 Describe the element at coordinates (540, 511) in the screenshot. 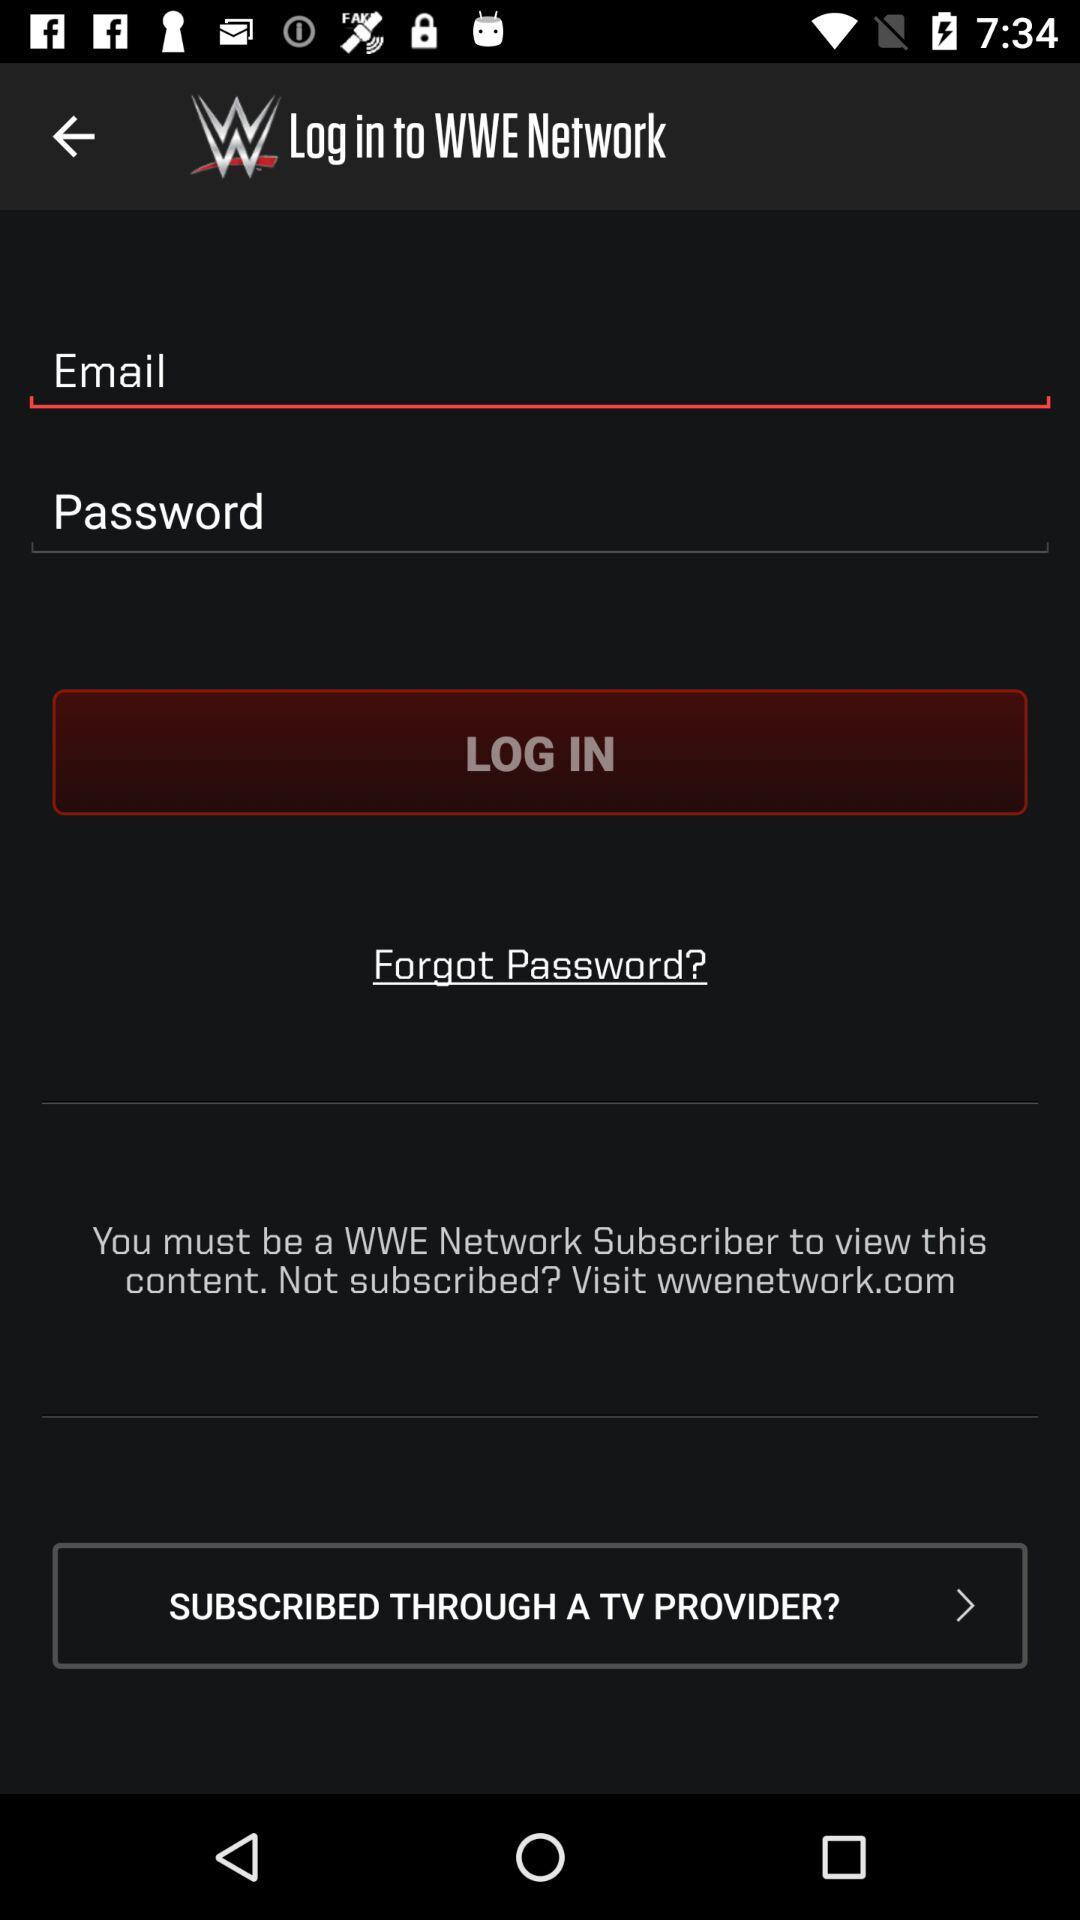

I see `password` at that location.